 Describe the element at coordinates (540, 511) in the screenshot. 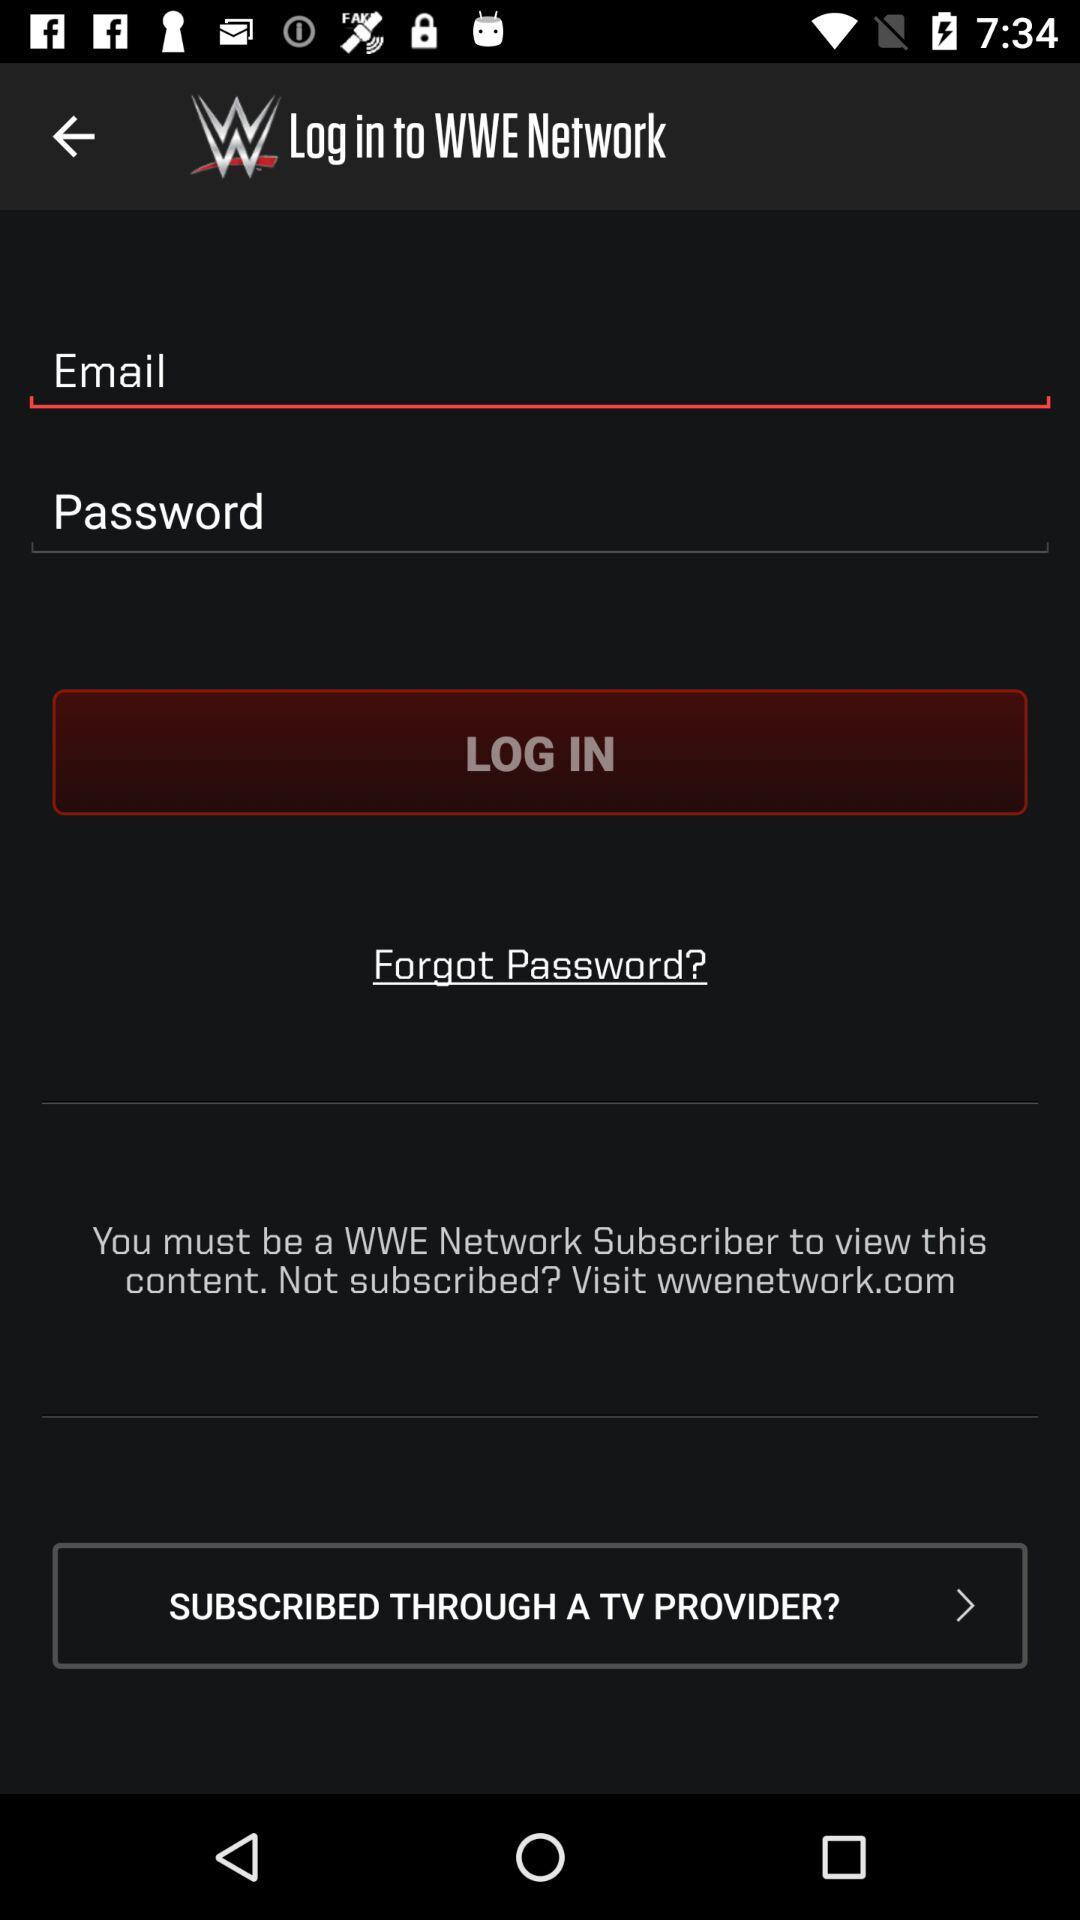

I see `password` at that location.